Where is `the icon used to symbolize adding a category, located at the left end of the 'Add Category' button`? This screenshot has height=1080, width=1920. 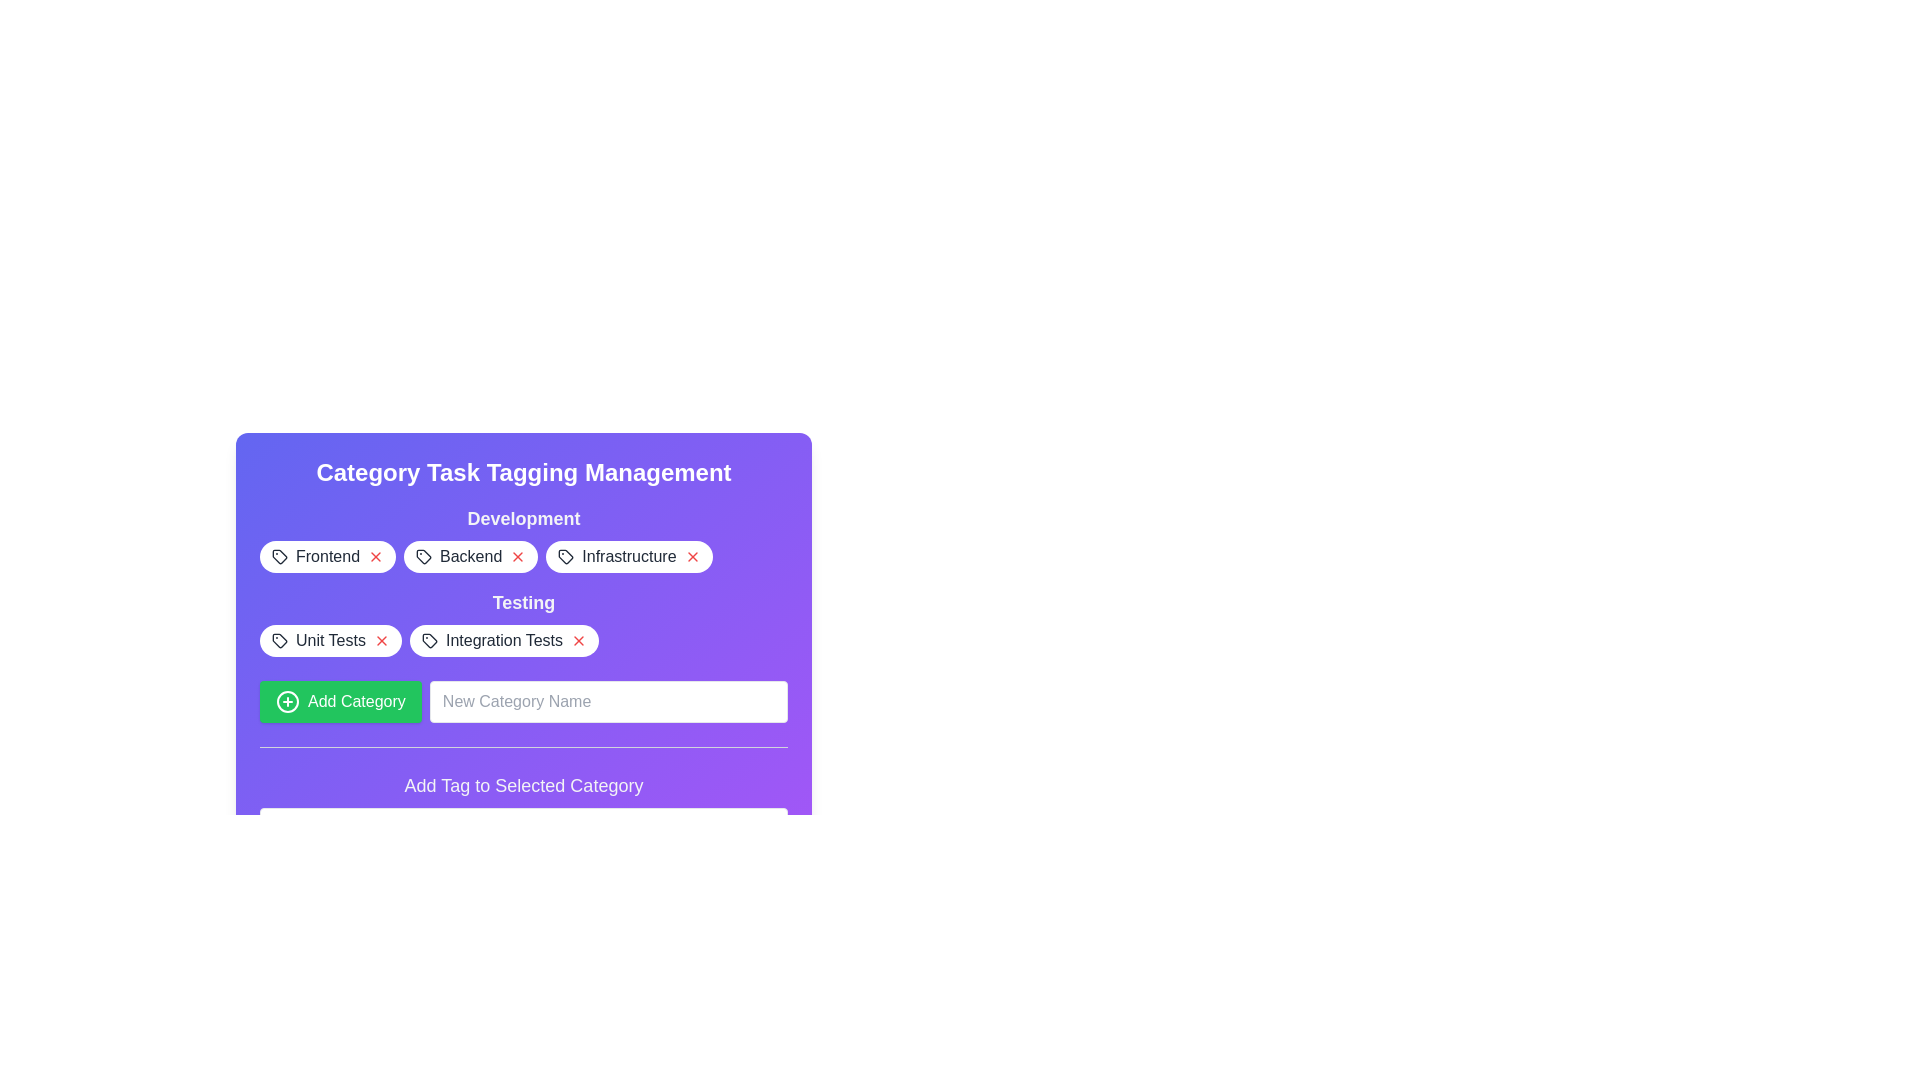
the icon used to symbolize adding a category, located at the left end of the 'Add Category' button is located at coordinates (287, 701).